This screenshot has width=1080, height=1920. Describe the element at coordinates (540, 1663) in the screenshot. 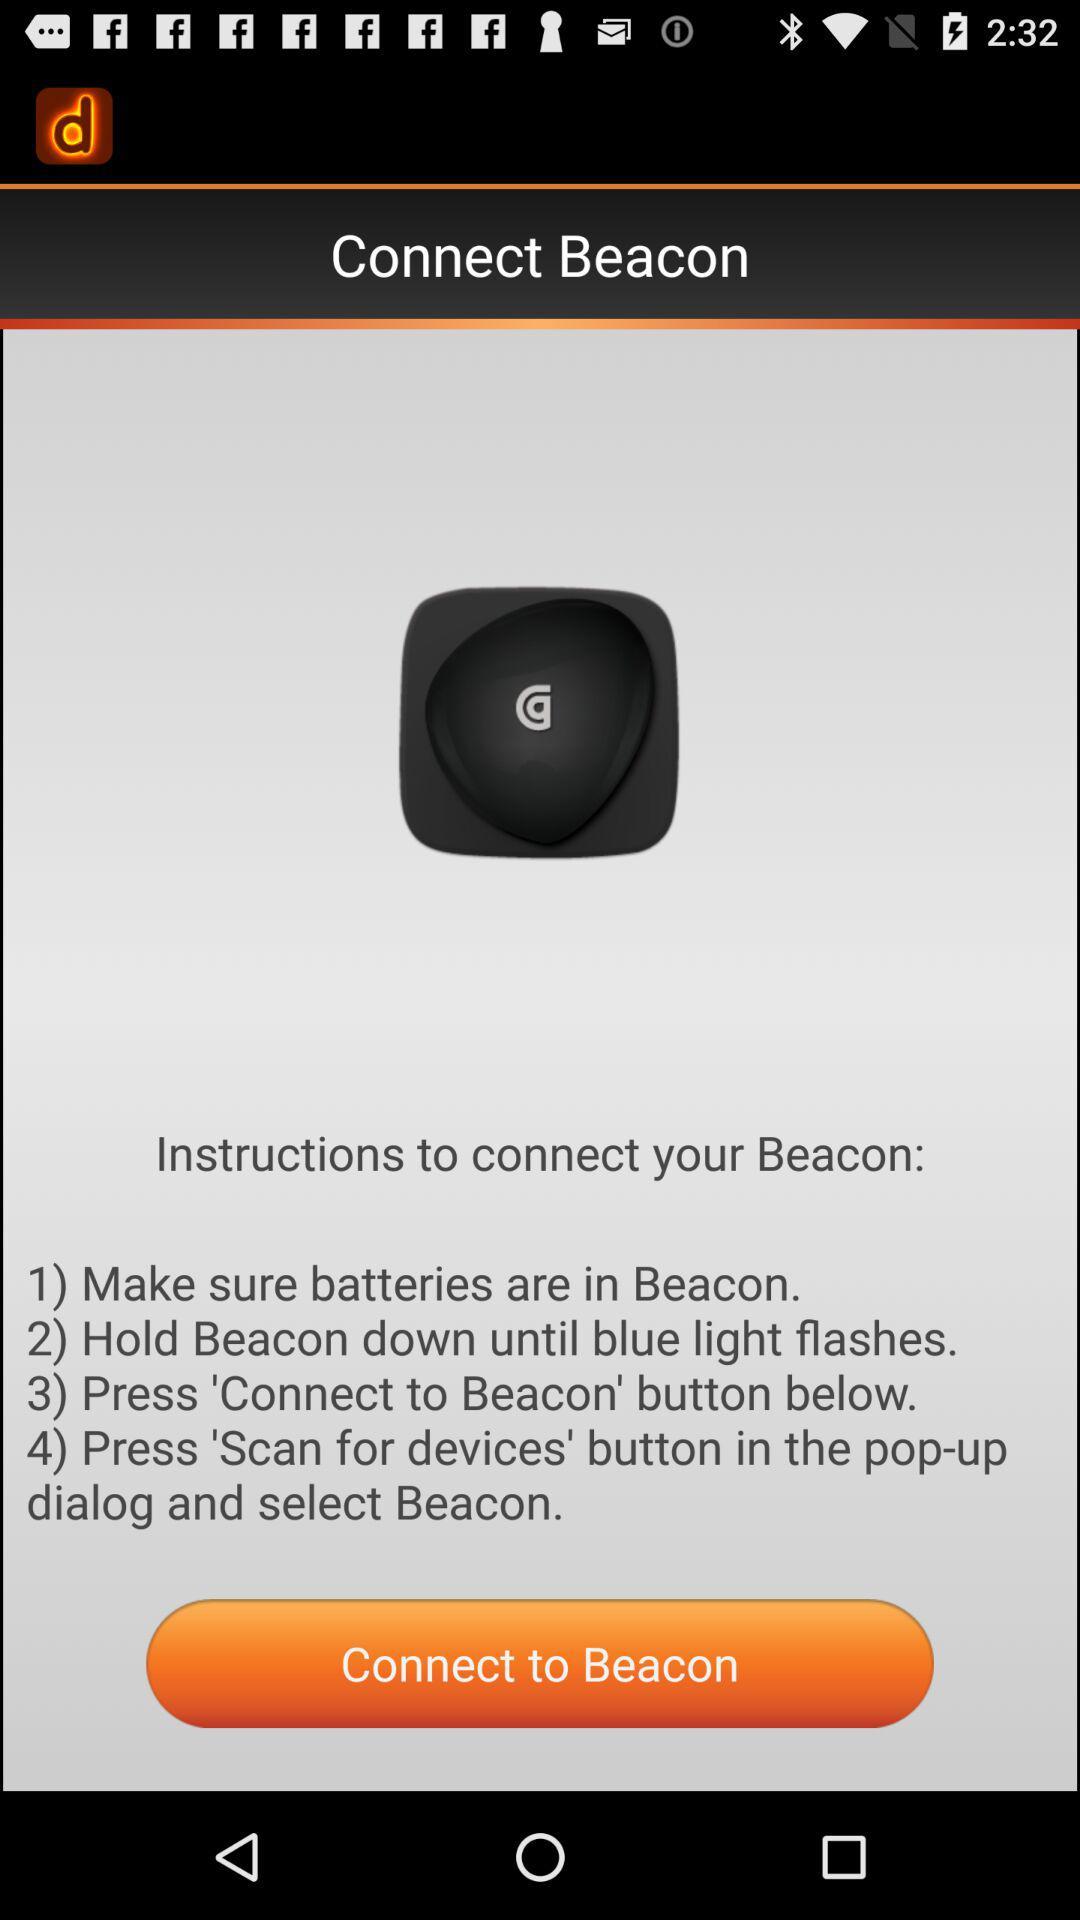

I see `the orange button which is at the bottom middle of the page` at that location.